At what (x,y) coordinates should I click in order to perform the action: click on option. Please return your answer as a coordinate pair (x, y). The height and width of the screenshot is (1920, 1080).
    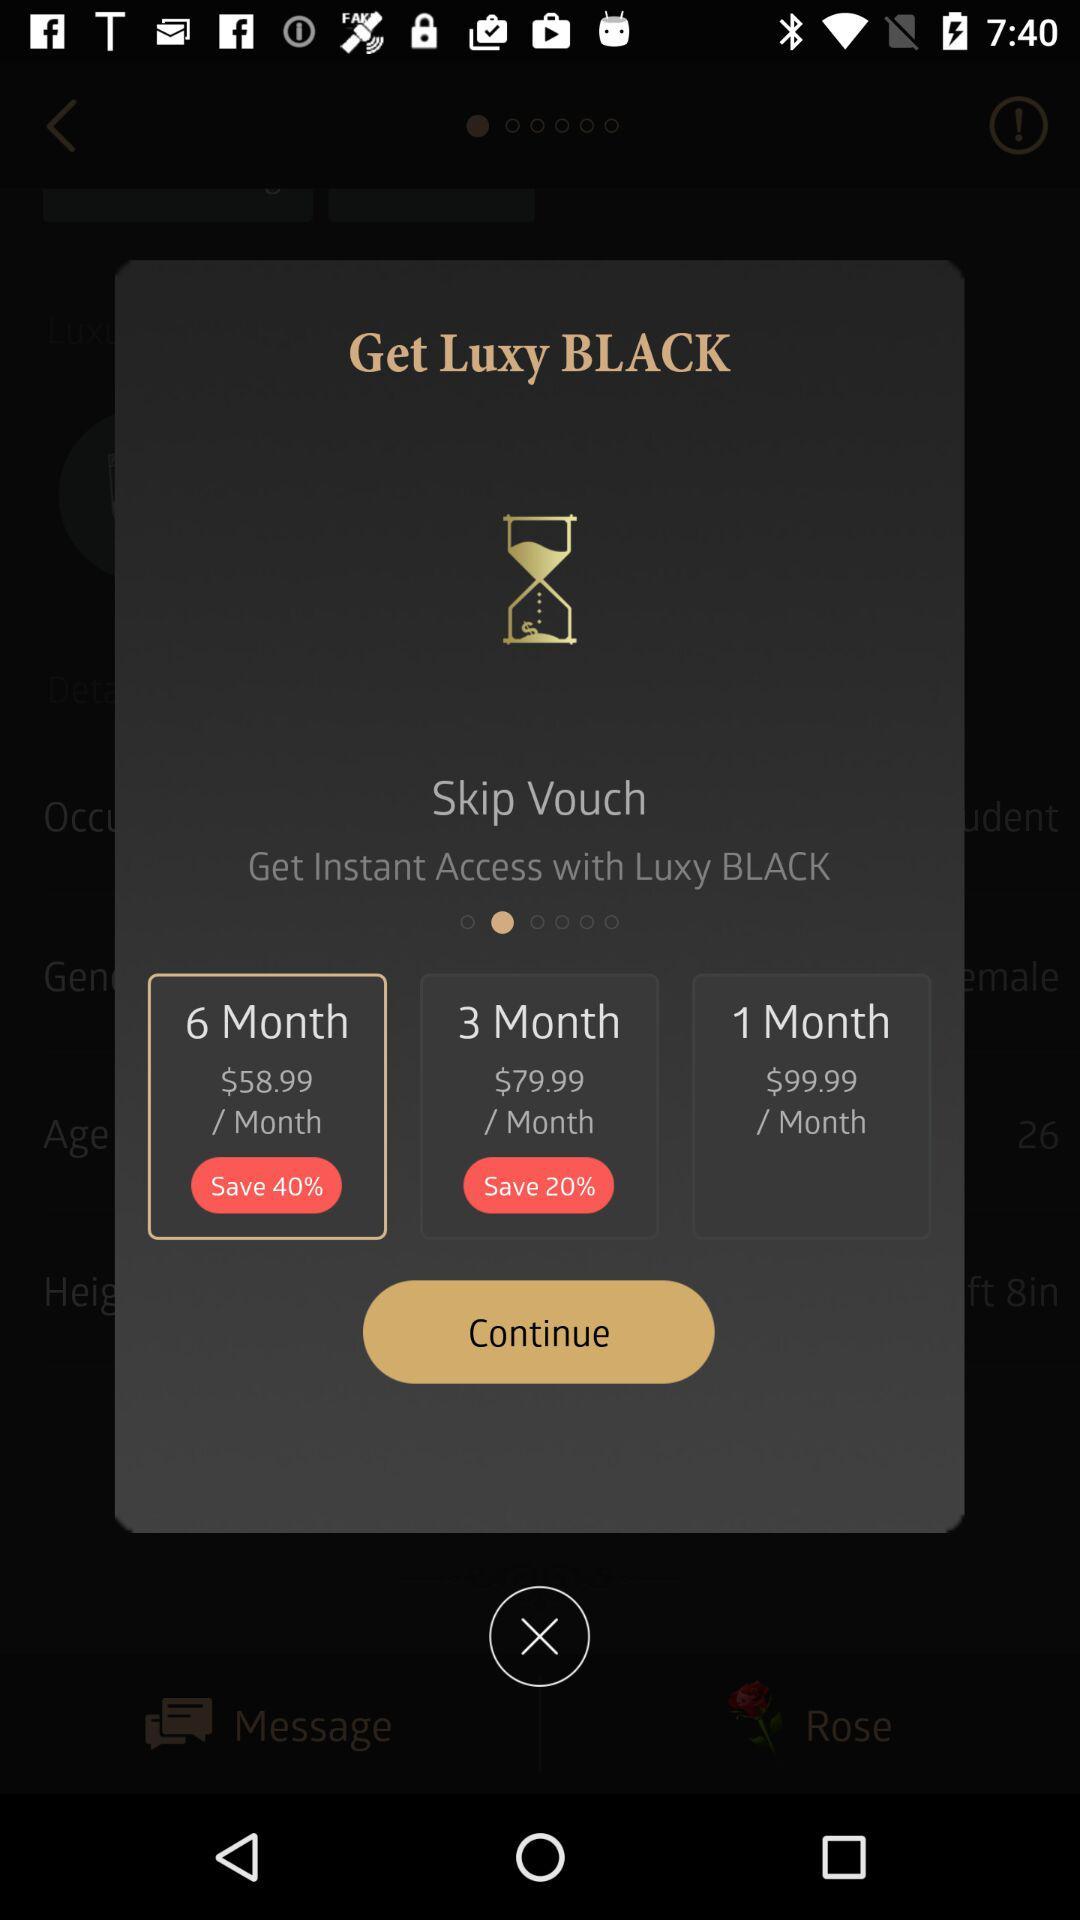
    Looking at the image, I should click on (538, 1636).